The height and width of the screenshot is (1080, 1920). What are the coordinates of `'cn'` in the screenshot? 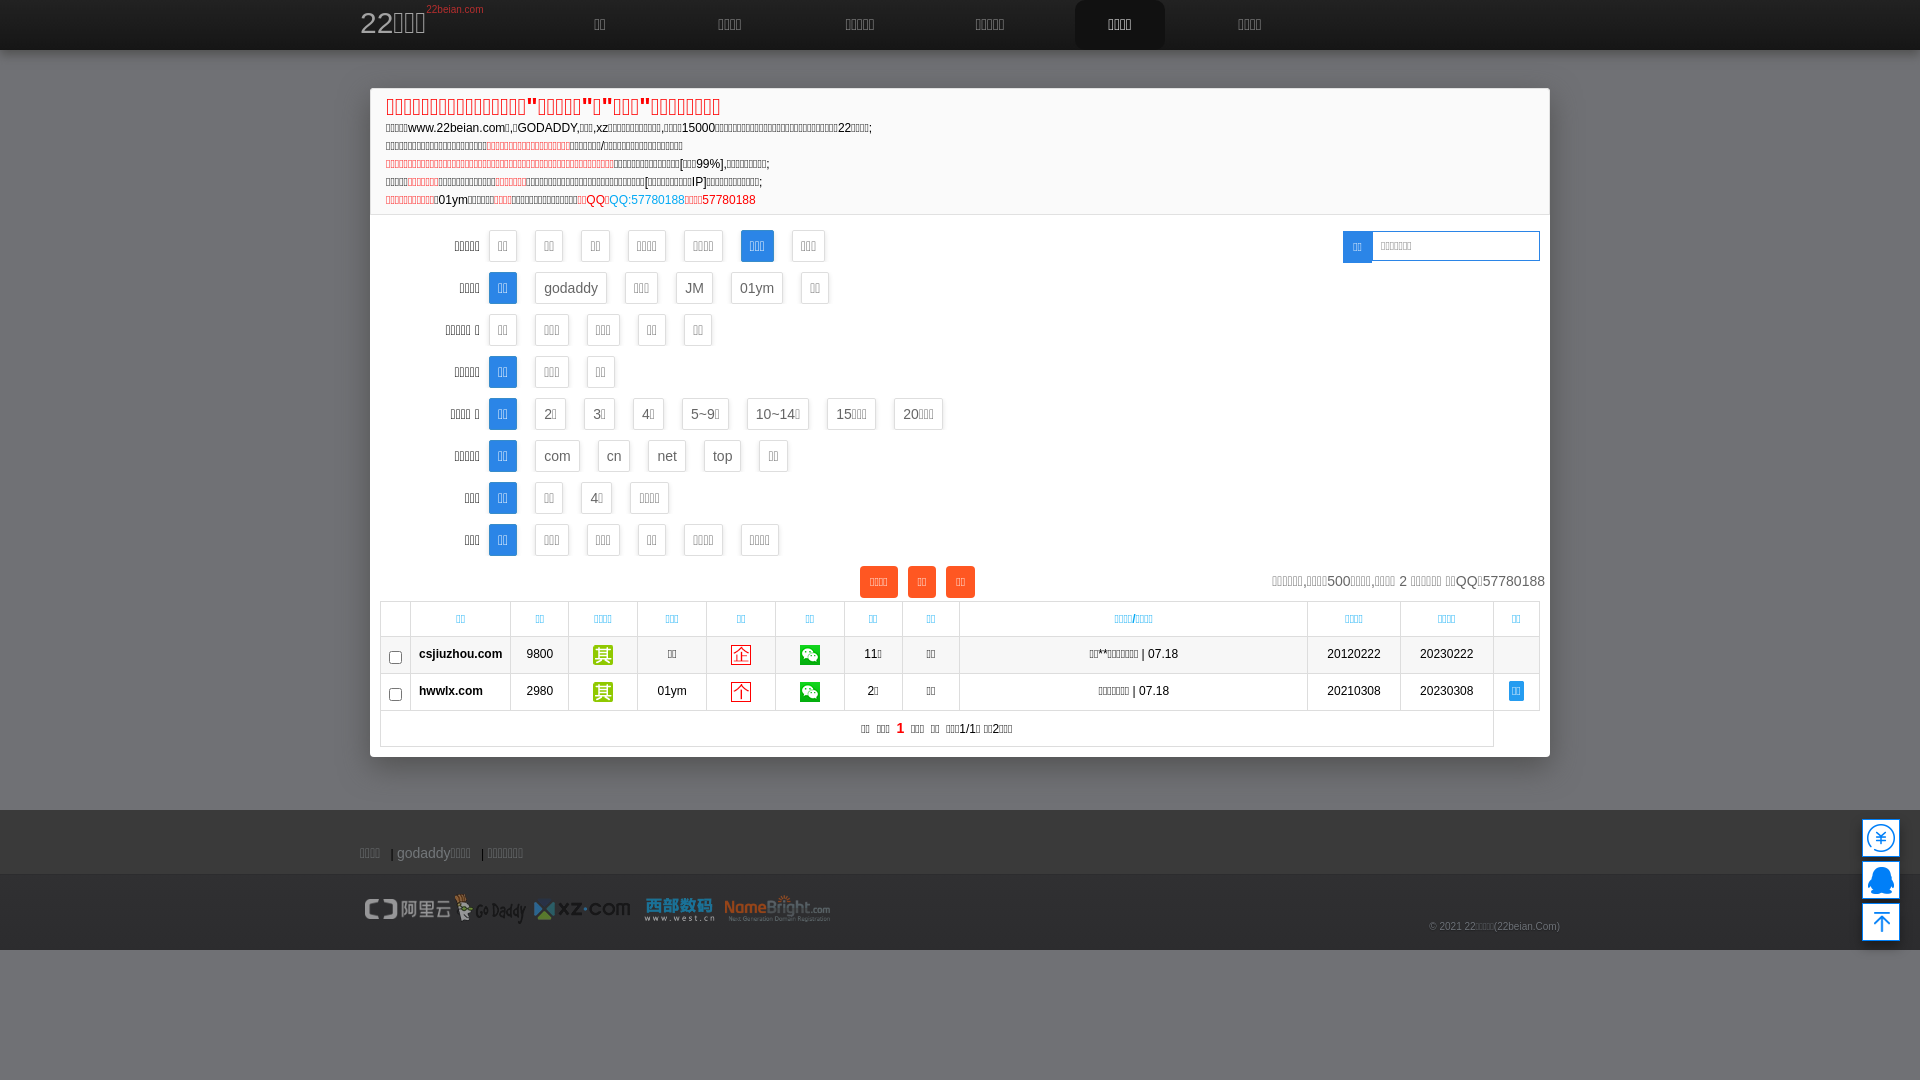 It's located at (613, 455).